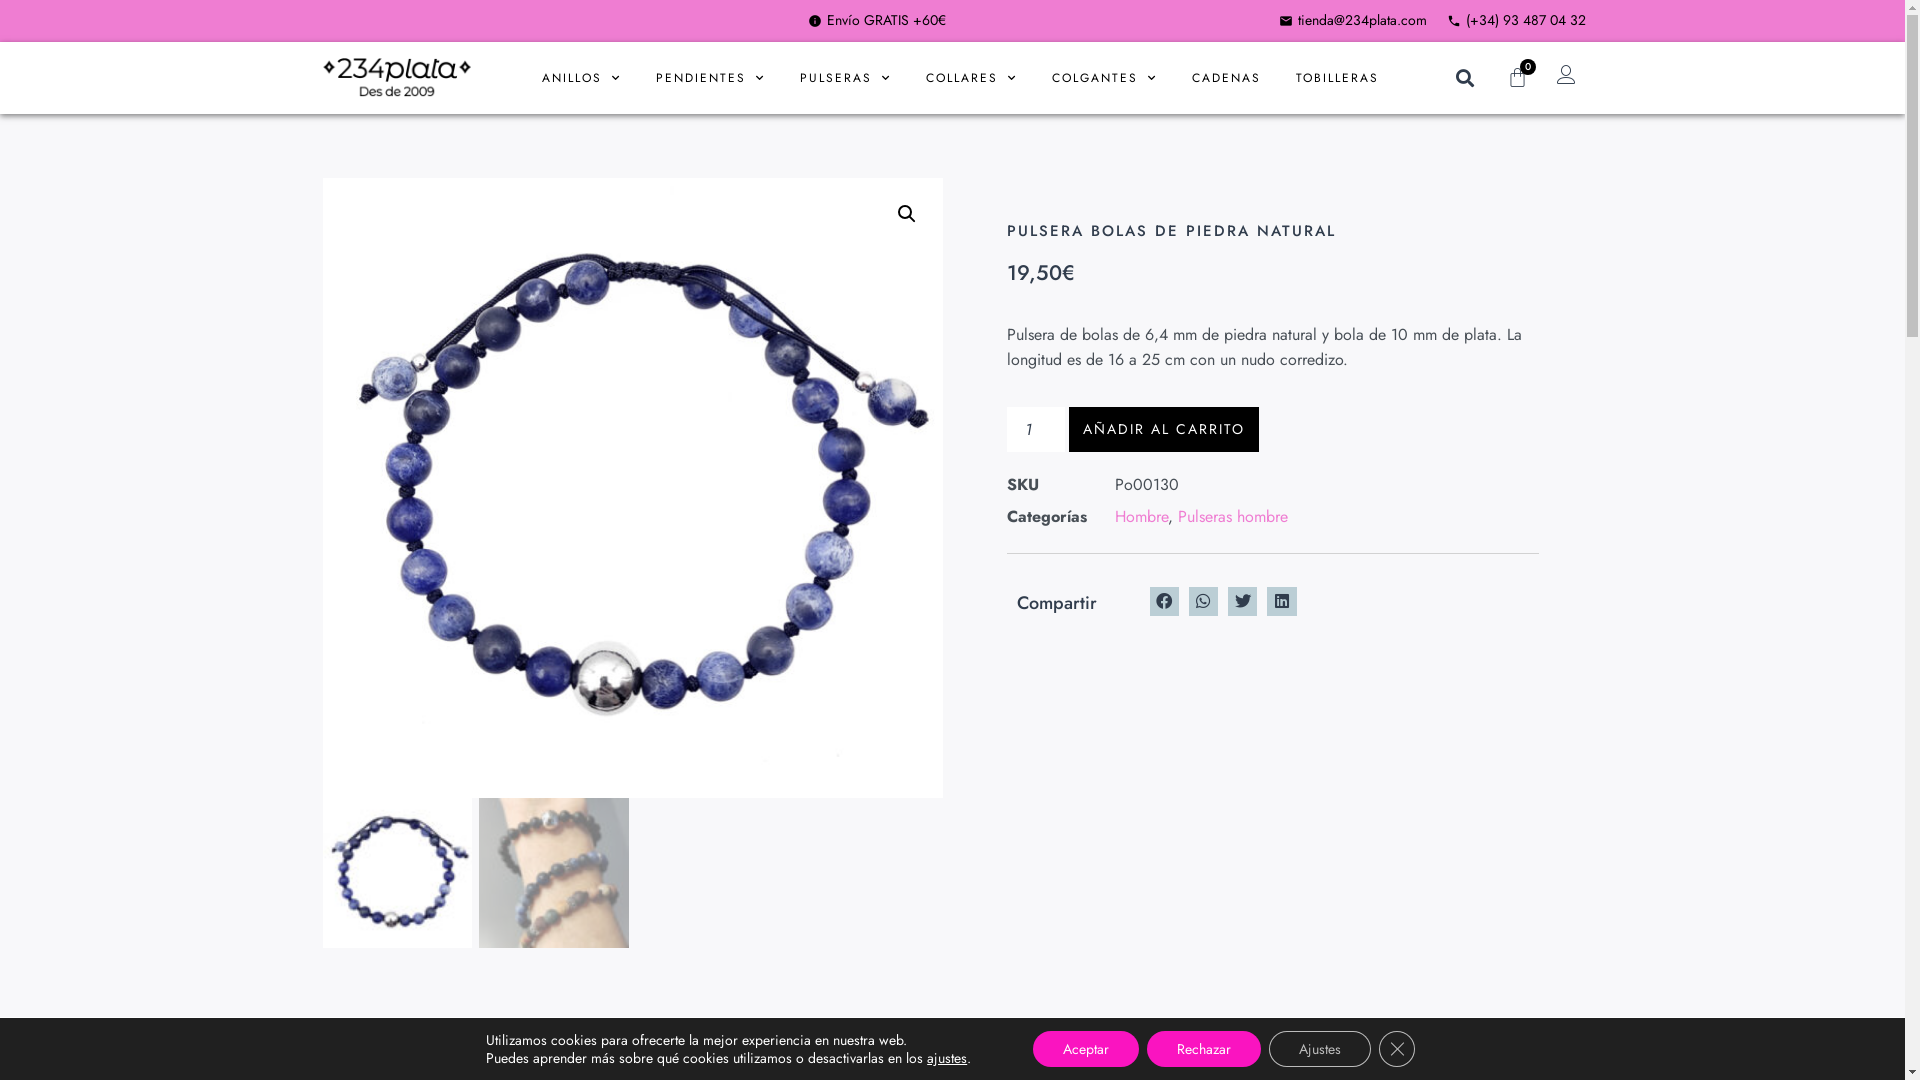 This screenshot has width=1920, height=1080. What do you see at coordinates (945, 1056) in the screenshot?
I see `'ajustes'` at bounding box center [945, 1056].